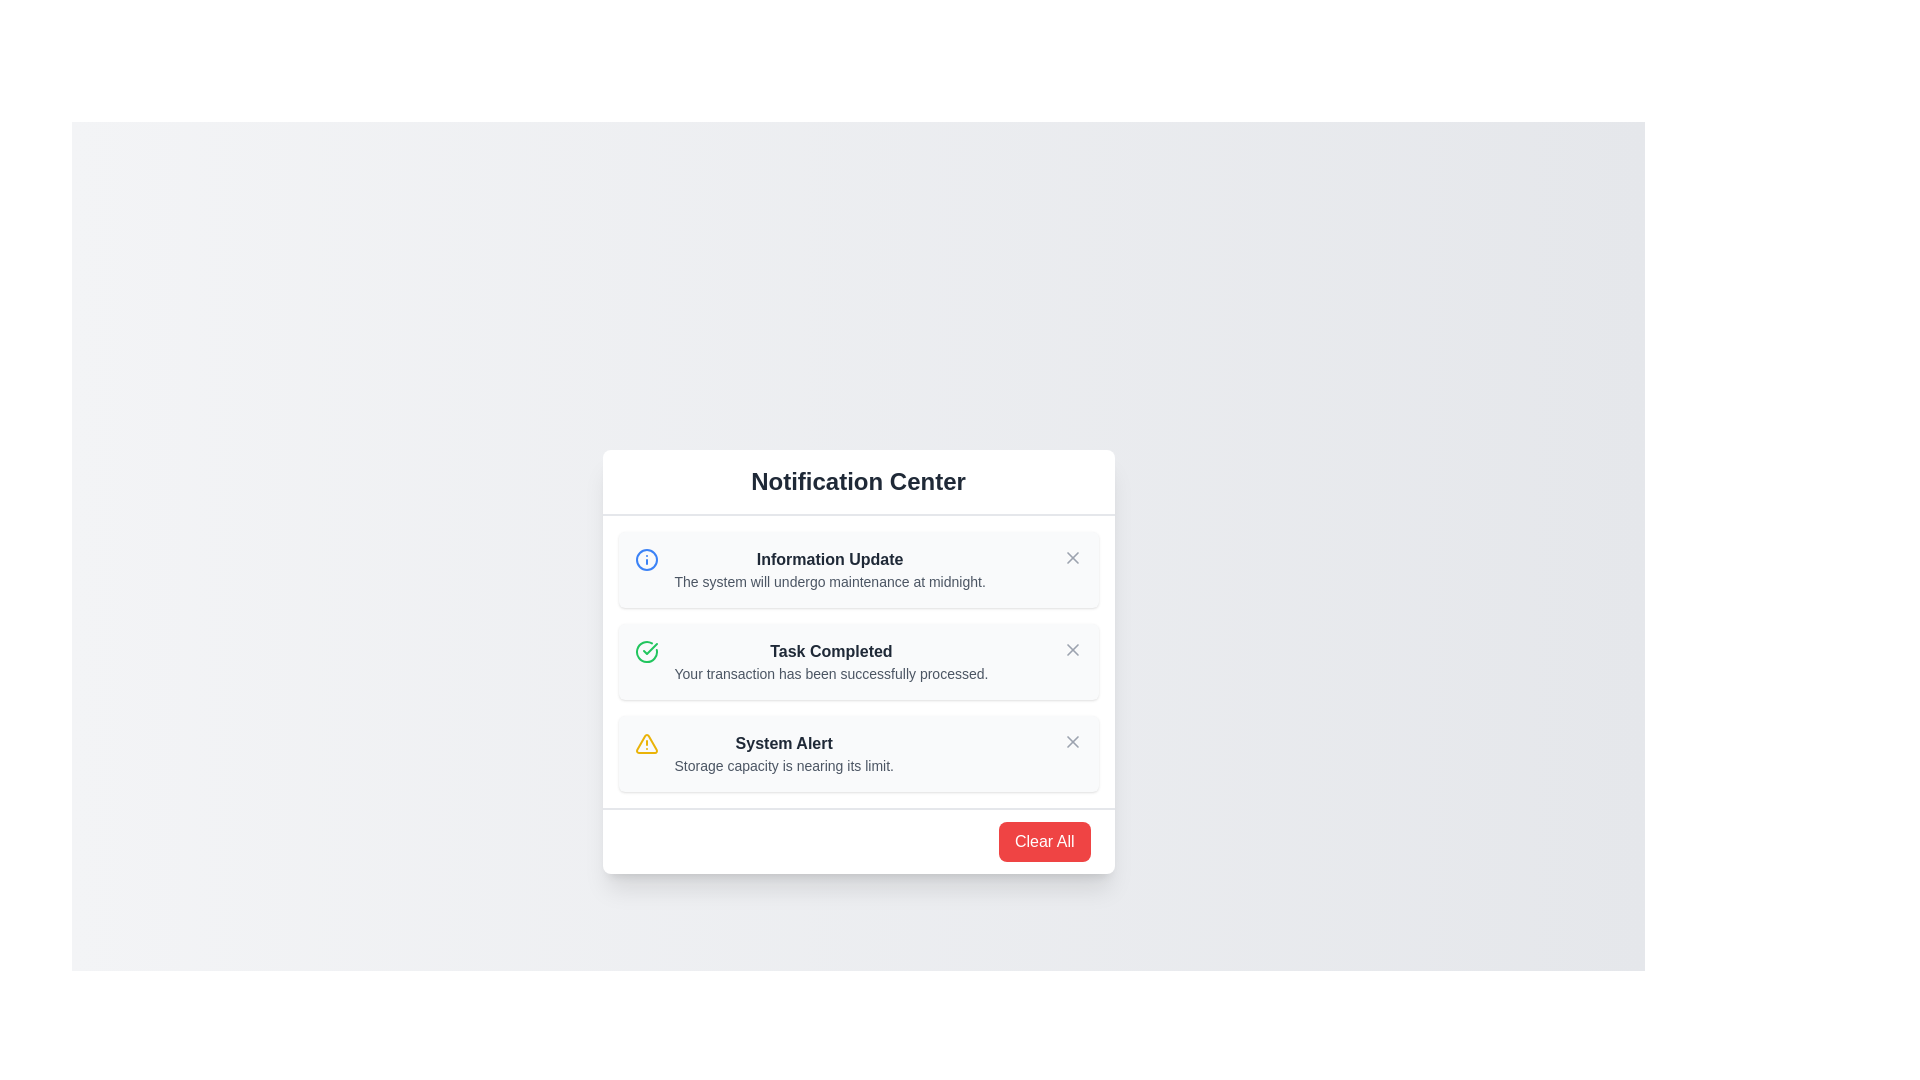 This screenshot has width=1920, height=1080. What do you see at coordinates (783, 765) in the screenshot?
I see `the informational text label that conveys a warning regarding storage capacity limits, located beneath the 'System Alert' title in the notification card` at bounding box center [783, 765].